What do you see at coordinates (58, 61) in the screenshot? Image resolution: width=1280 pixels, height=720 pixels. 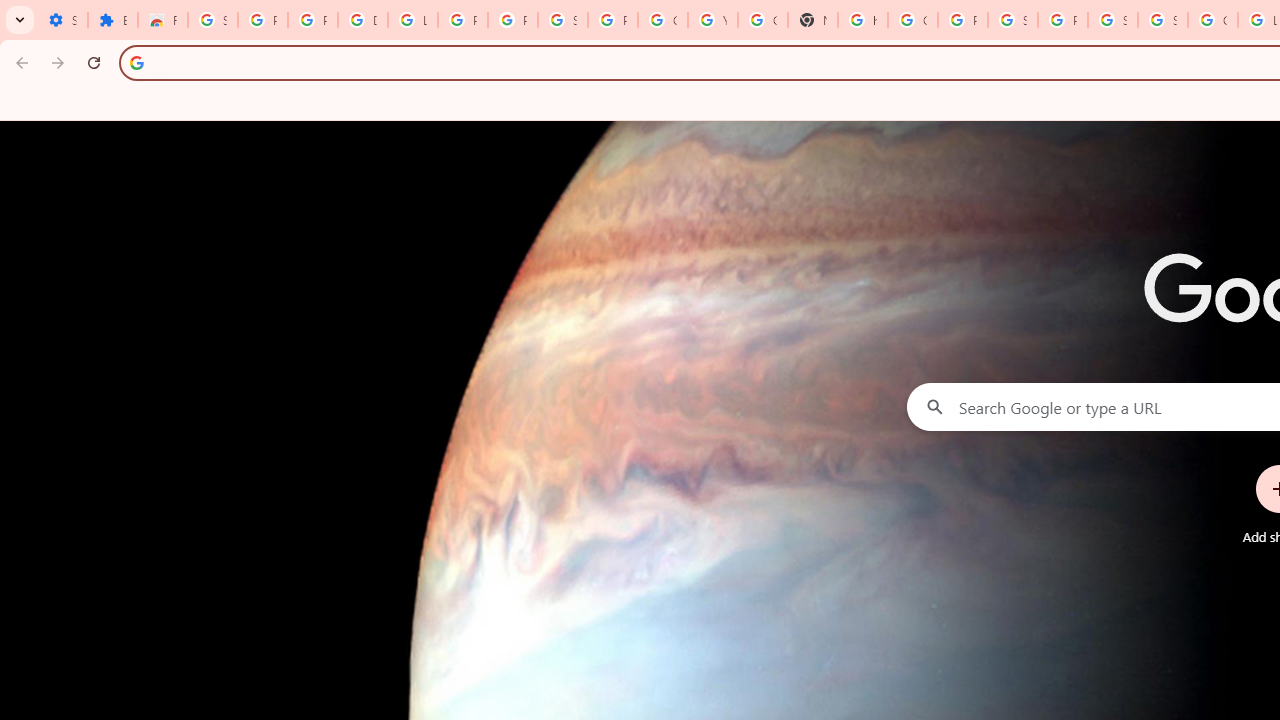 I see `'Forward'` at bounding box center [58, 61].